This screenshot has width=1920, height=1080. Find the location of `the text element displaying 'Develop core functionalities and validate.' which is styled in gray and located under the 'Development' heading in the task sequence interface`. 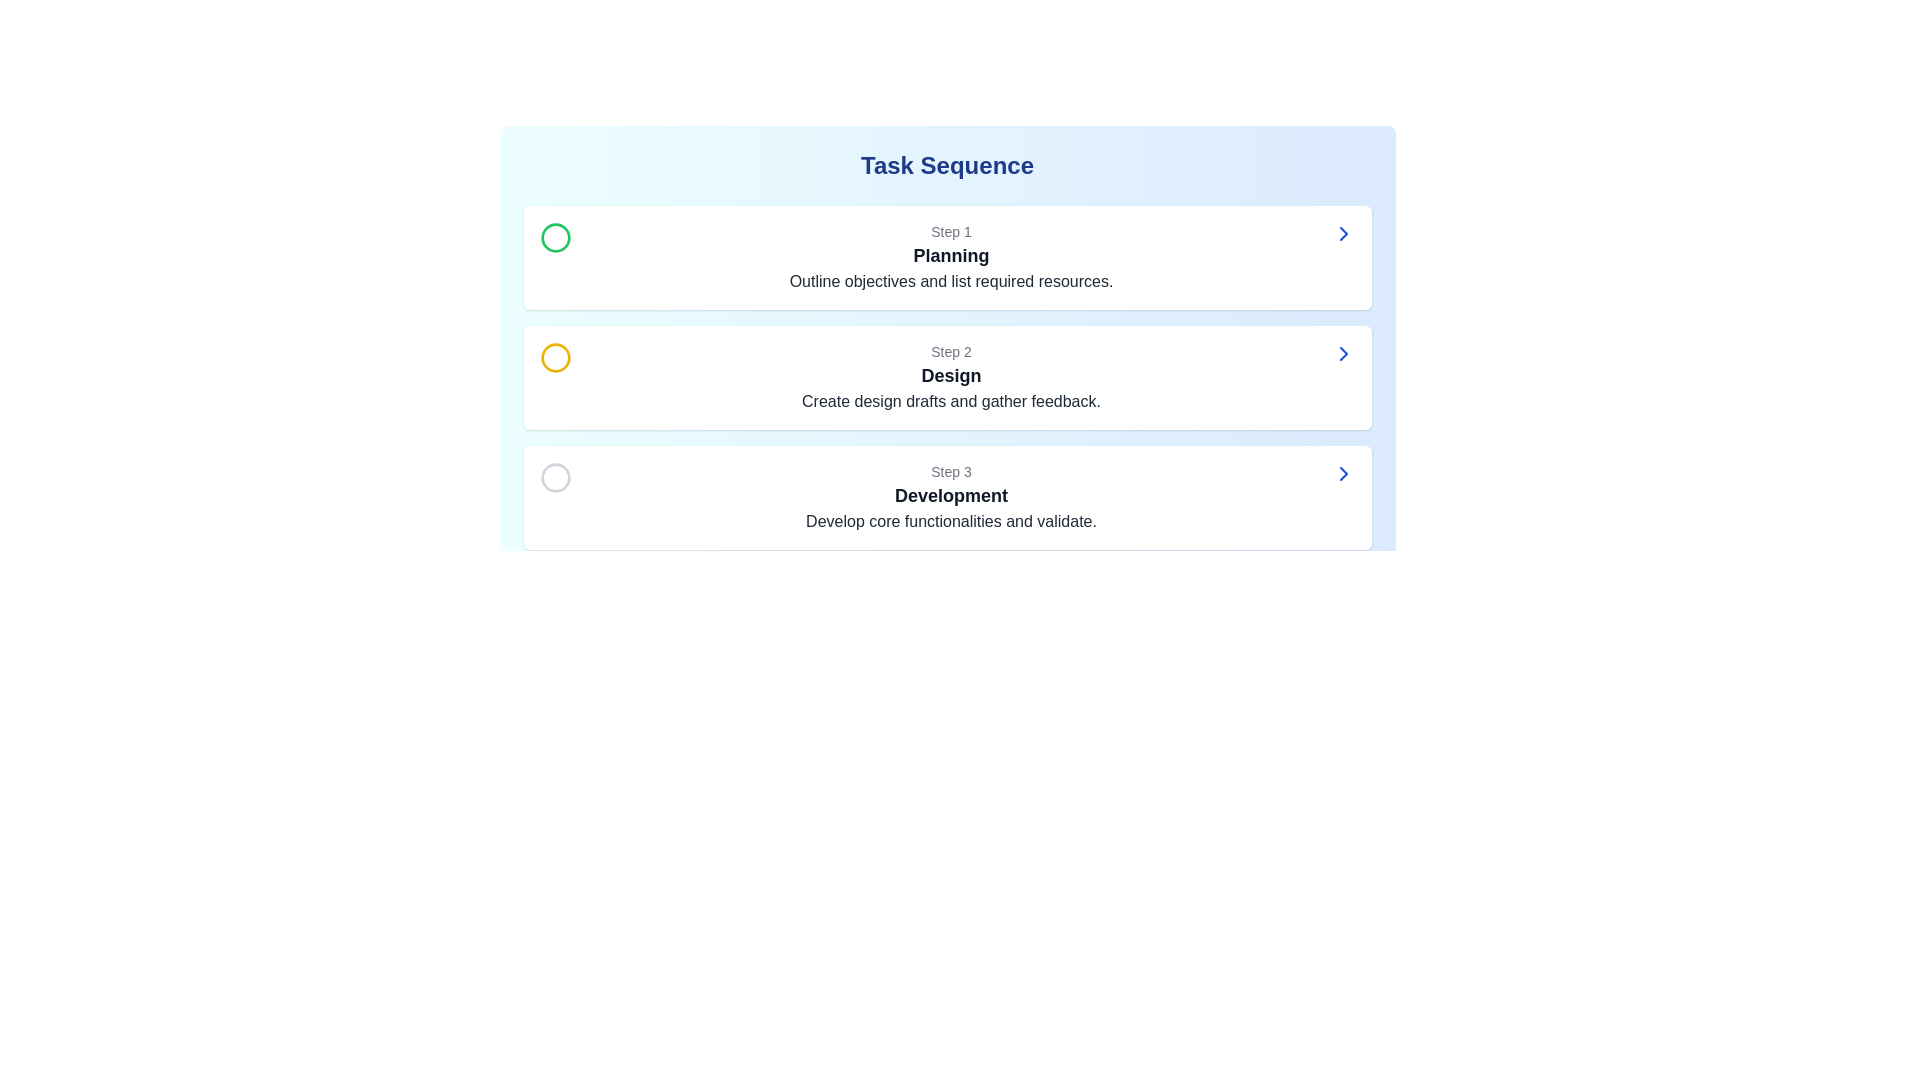

the text element displaying 'Develop core functionalities and validate.' which is styled in gray and located under the 'Development' heading in the task sequence interface is located at coordinates (950, 520).